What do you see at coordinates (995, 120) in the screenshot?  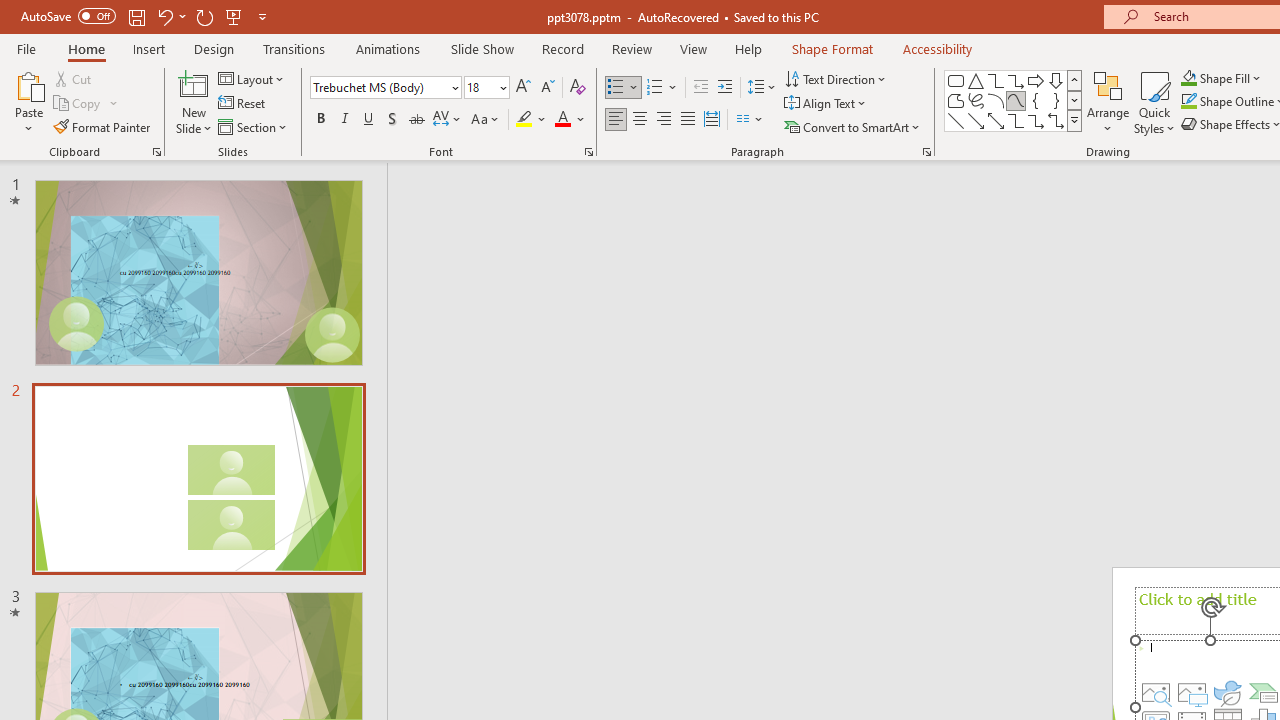 I see `'Line Arrow: Double'` at bounding box center [995, 120].